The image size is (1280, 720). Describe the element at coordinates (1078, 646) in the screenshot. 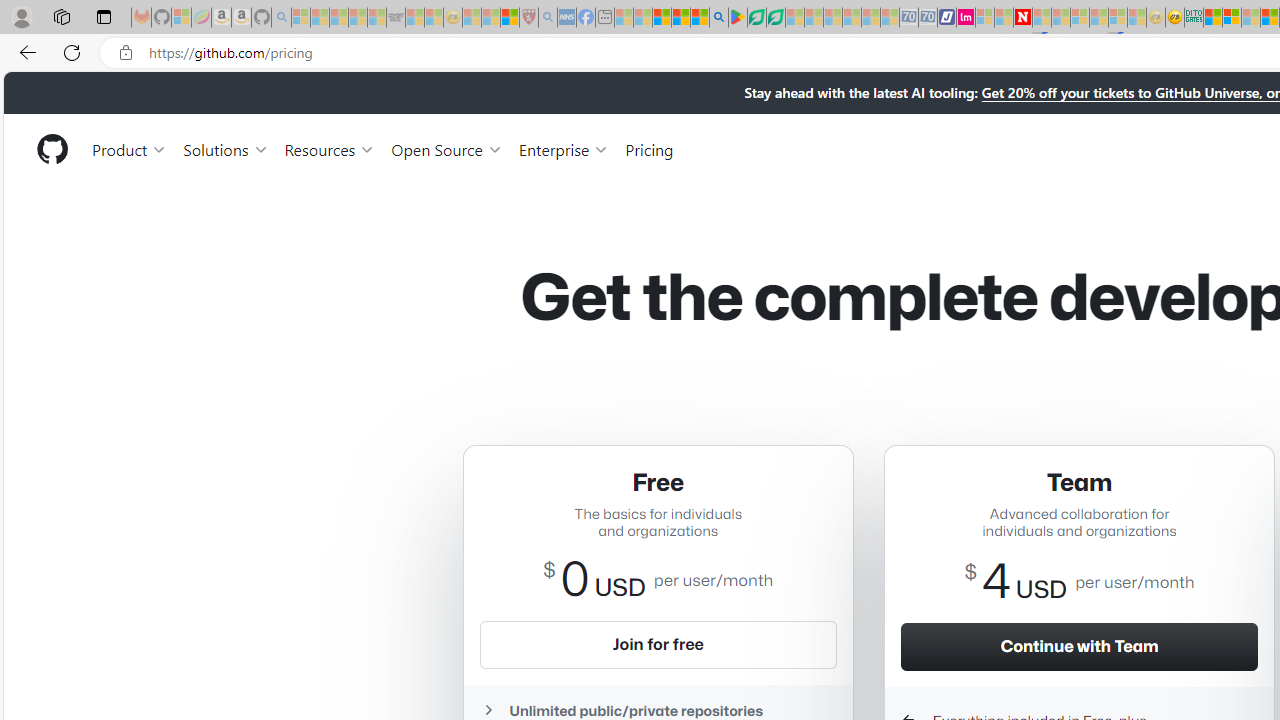

I see `'Continue with Team'` at that location.